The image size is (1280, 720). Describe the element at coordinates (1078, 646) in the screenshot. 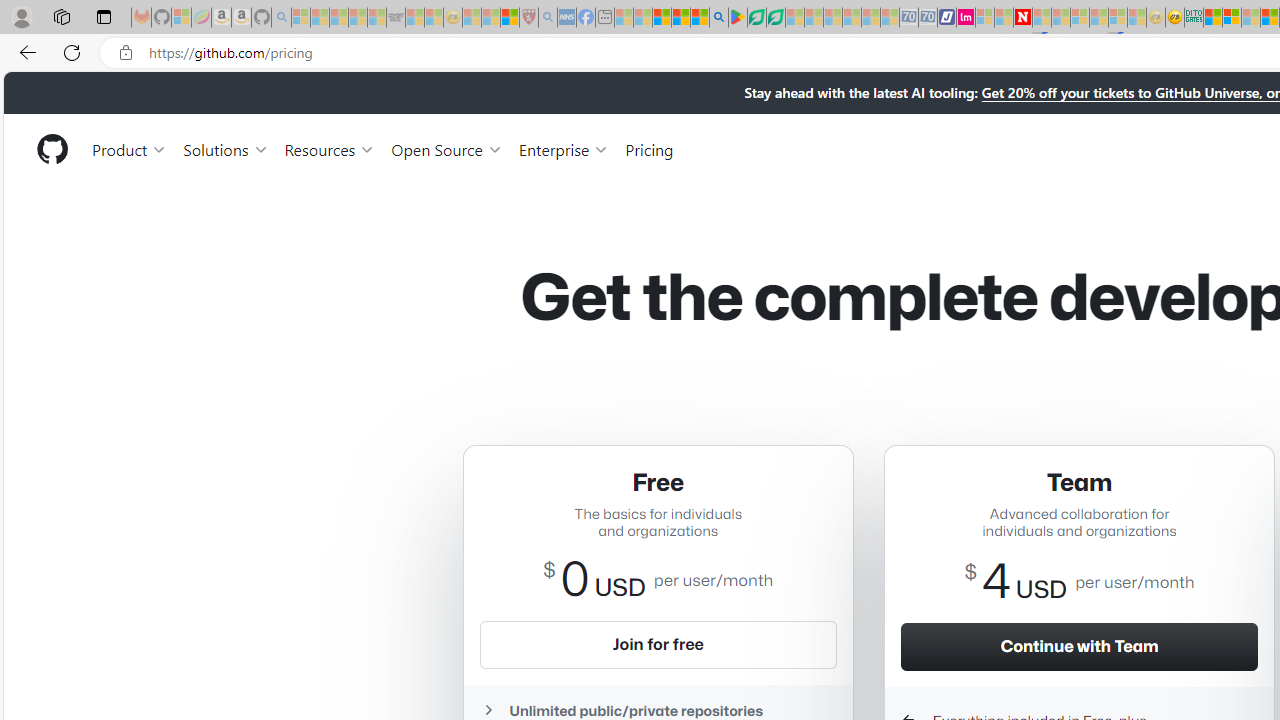

I see `'Continue with Team'` at that location.